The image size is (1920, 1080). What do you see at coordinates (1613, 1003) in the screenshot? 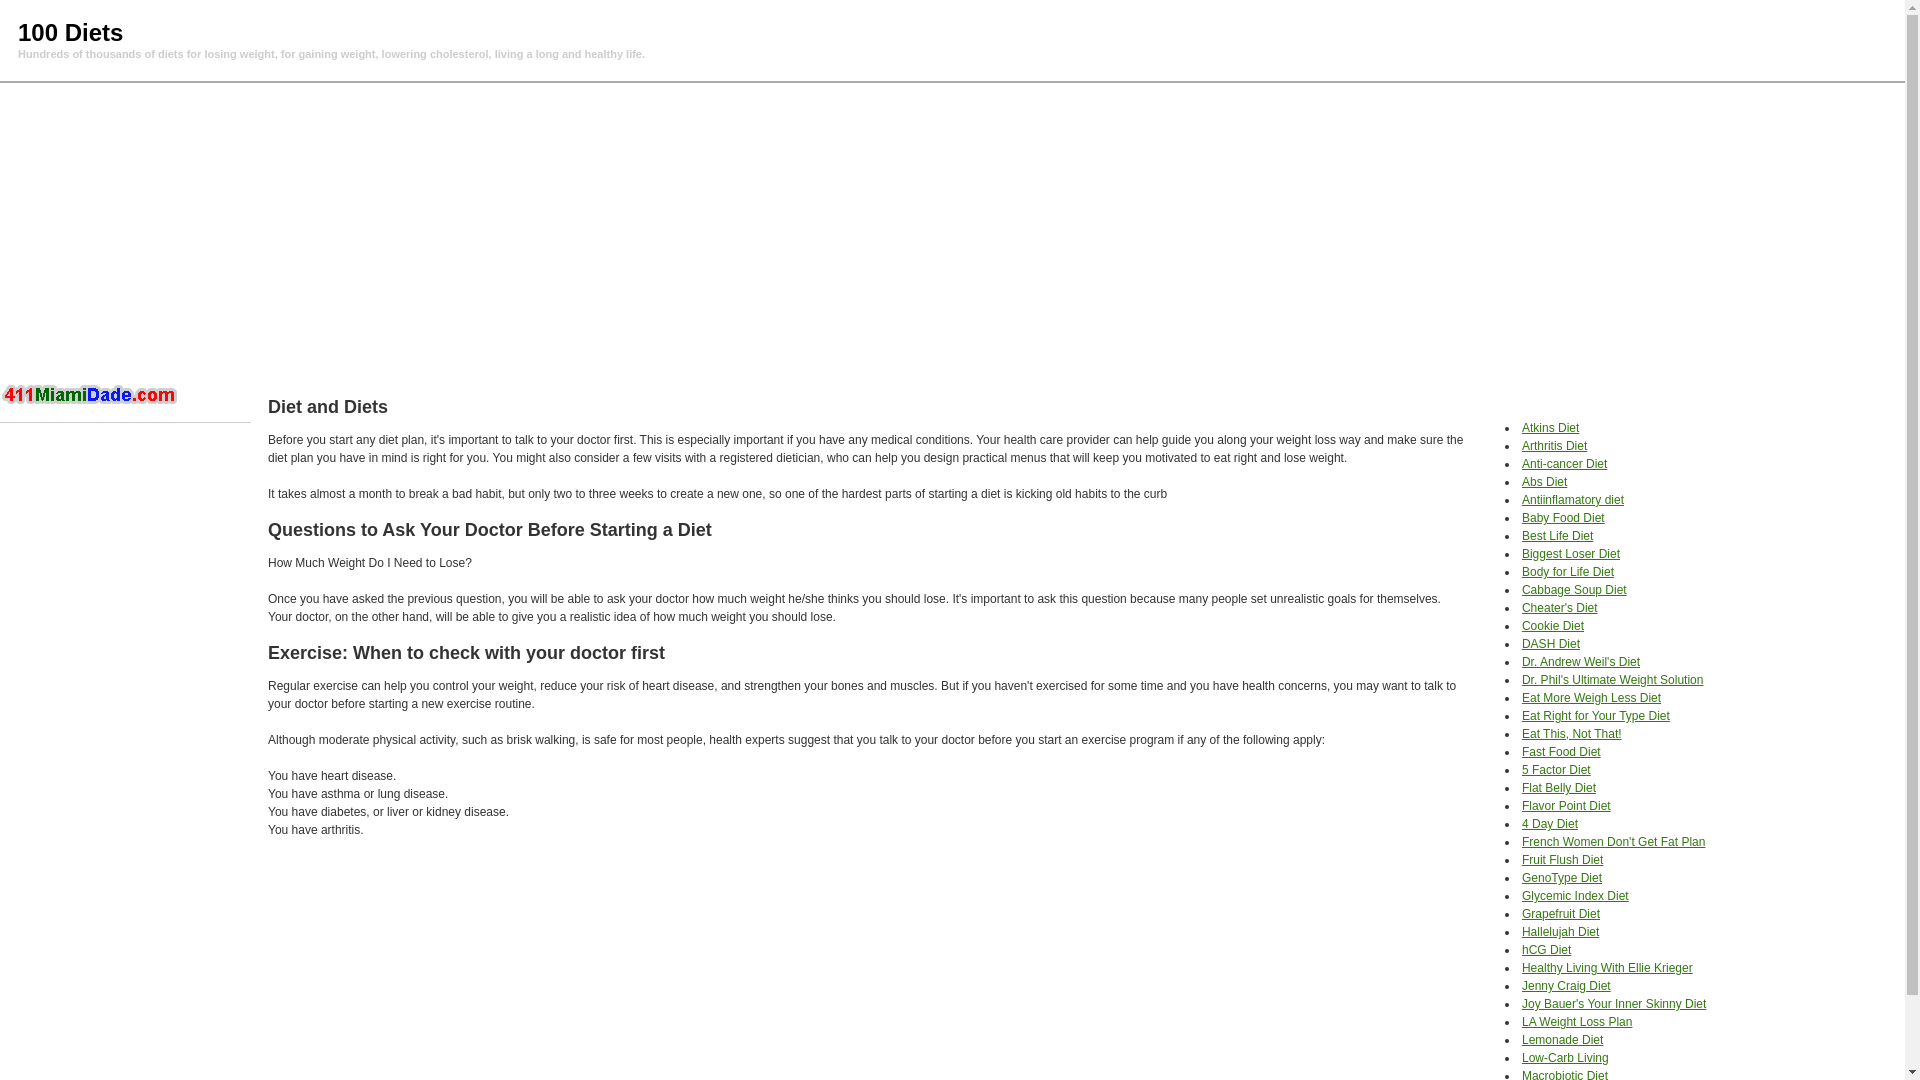
I see `'Joy Bauer's Your Inner Skinny Diet'` at bounding box center [1613, 1003].